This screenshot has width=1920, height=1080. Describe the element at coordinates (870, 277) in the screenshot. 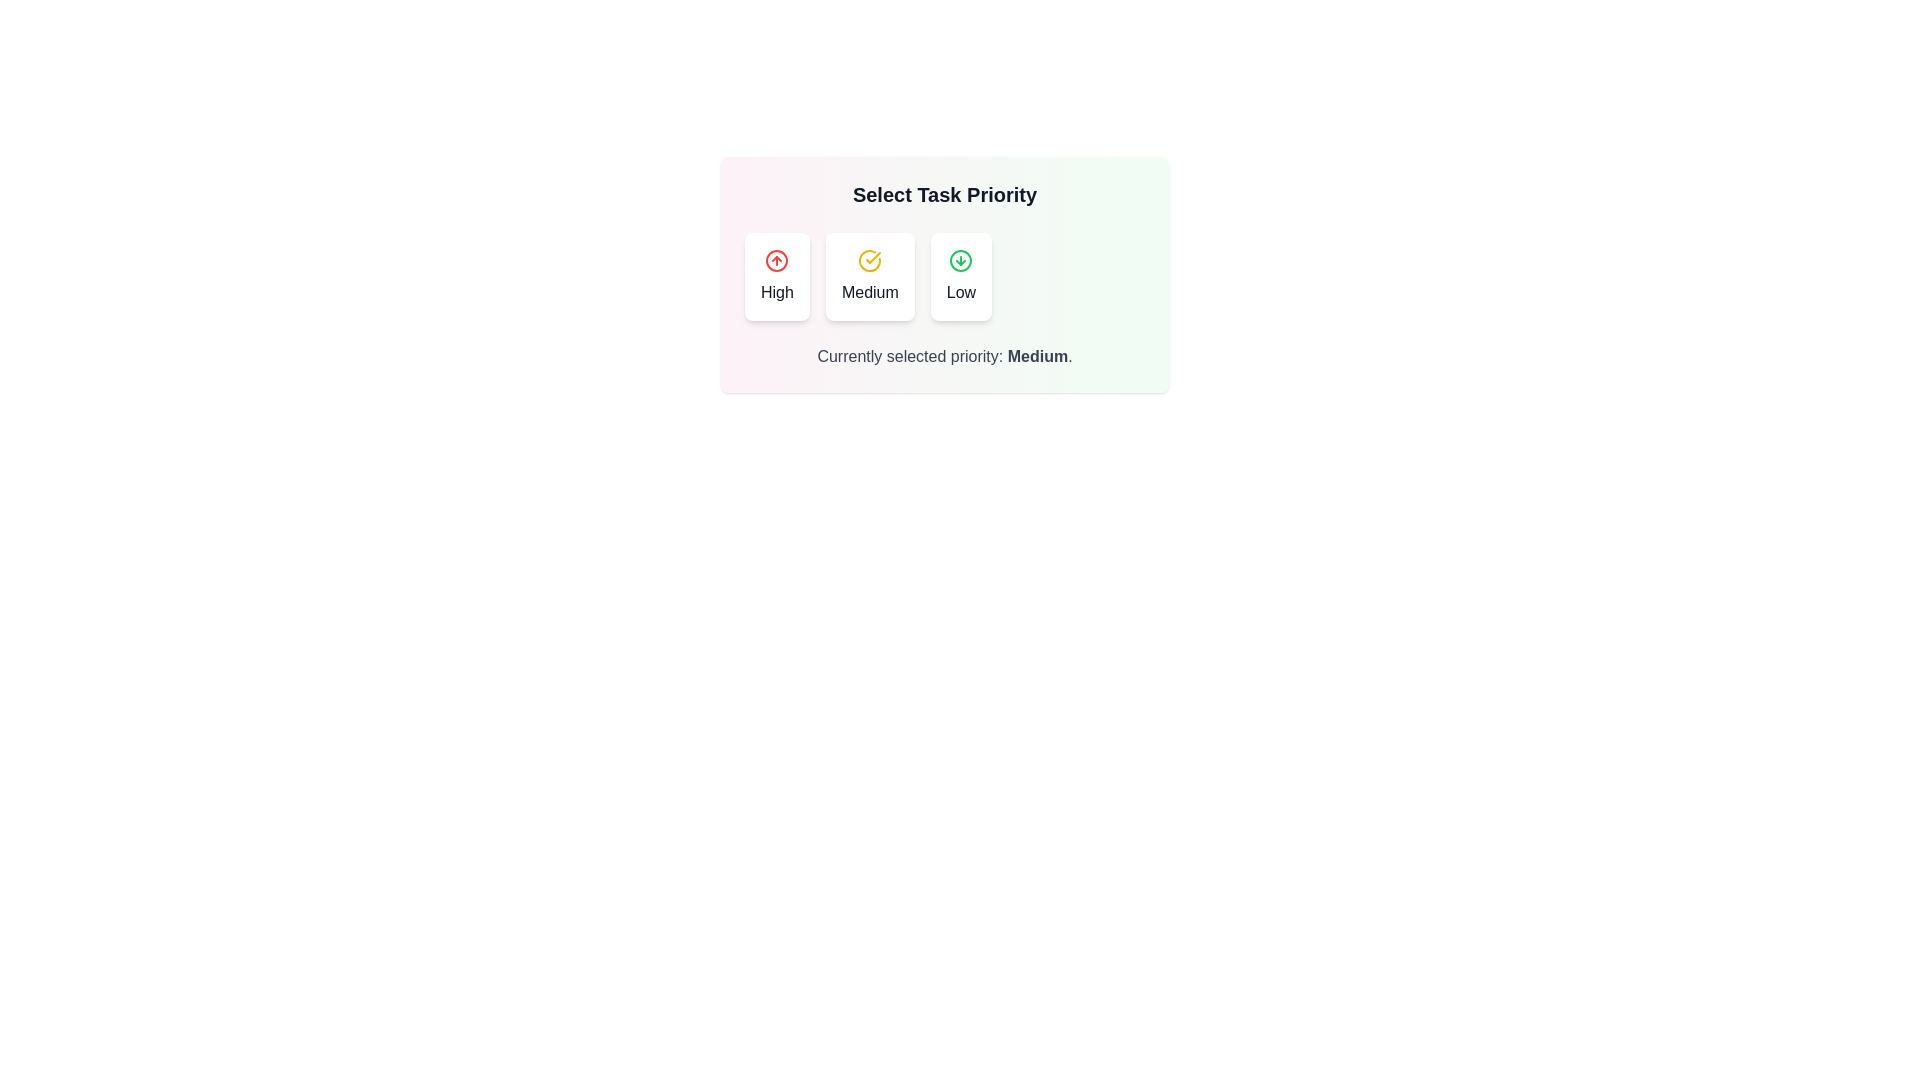

I see `the priority option labeled Medium to observe its hover effect` at that location.